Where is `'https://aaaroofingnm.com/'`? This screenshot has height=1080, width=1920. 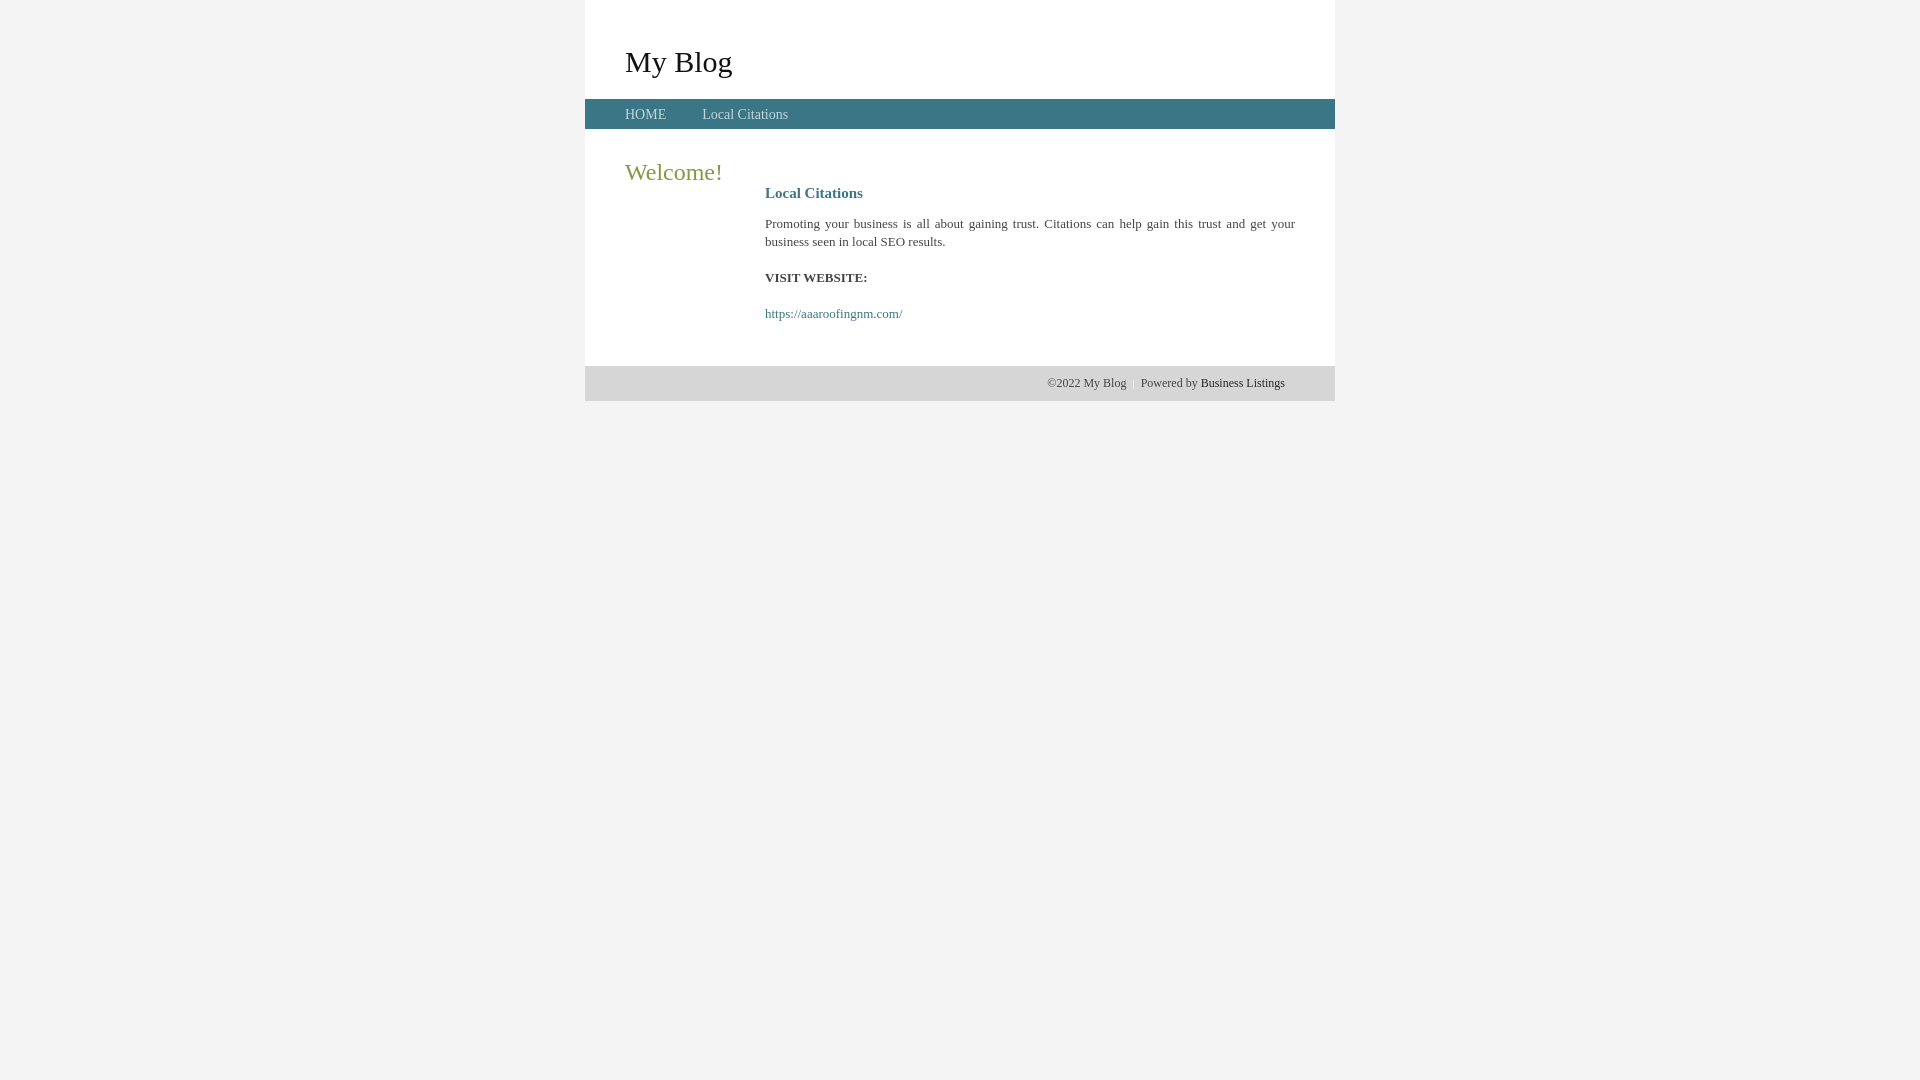
'https://aaaroofingnm.com/' is located at coordinates (834, 313).